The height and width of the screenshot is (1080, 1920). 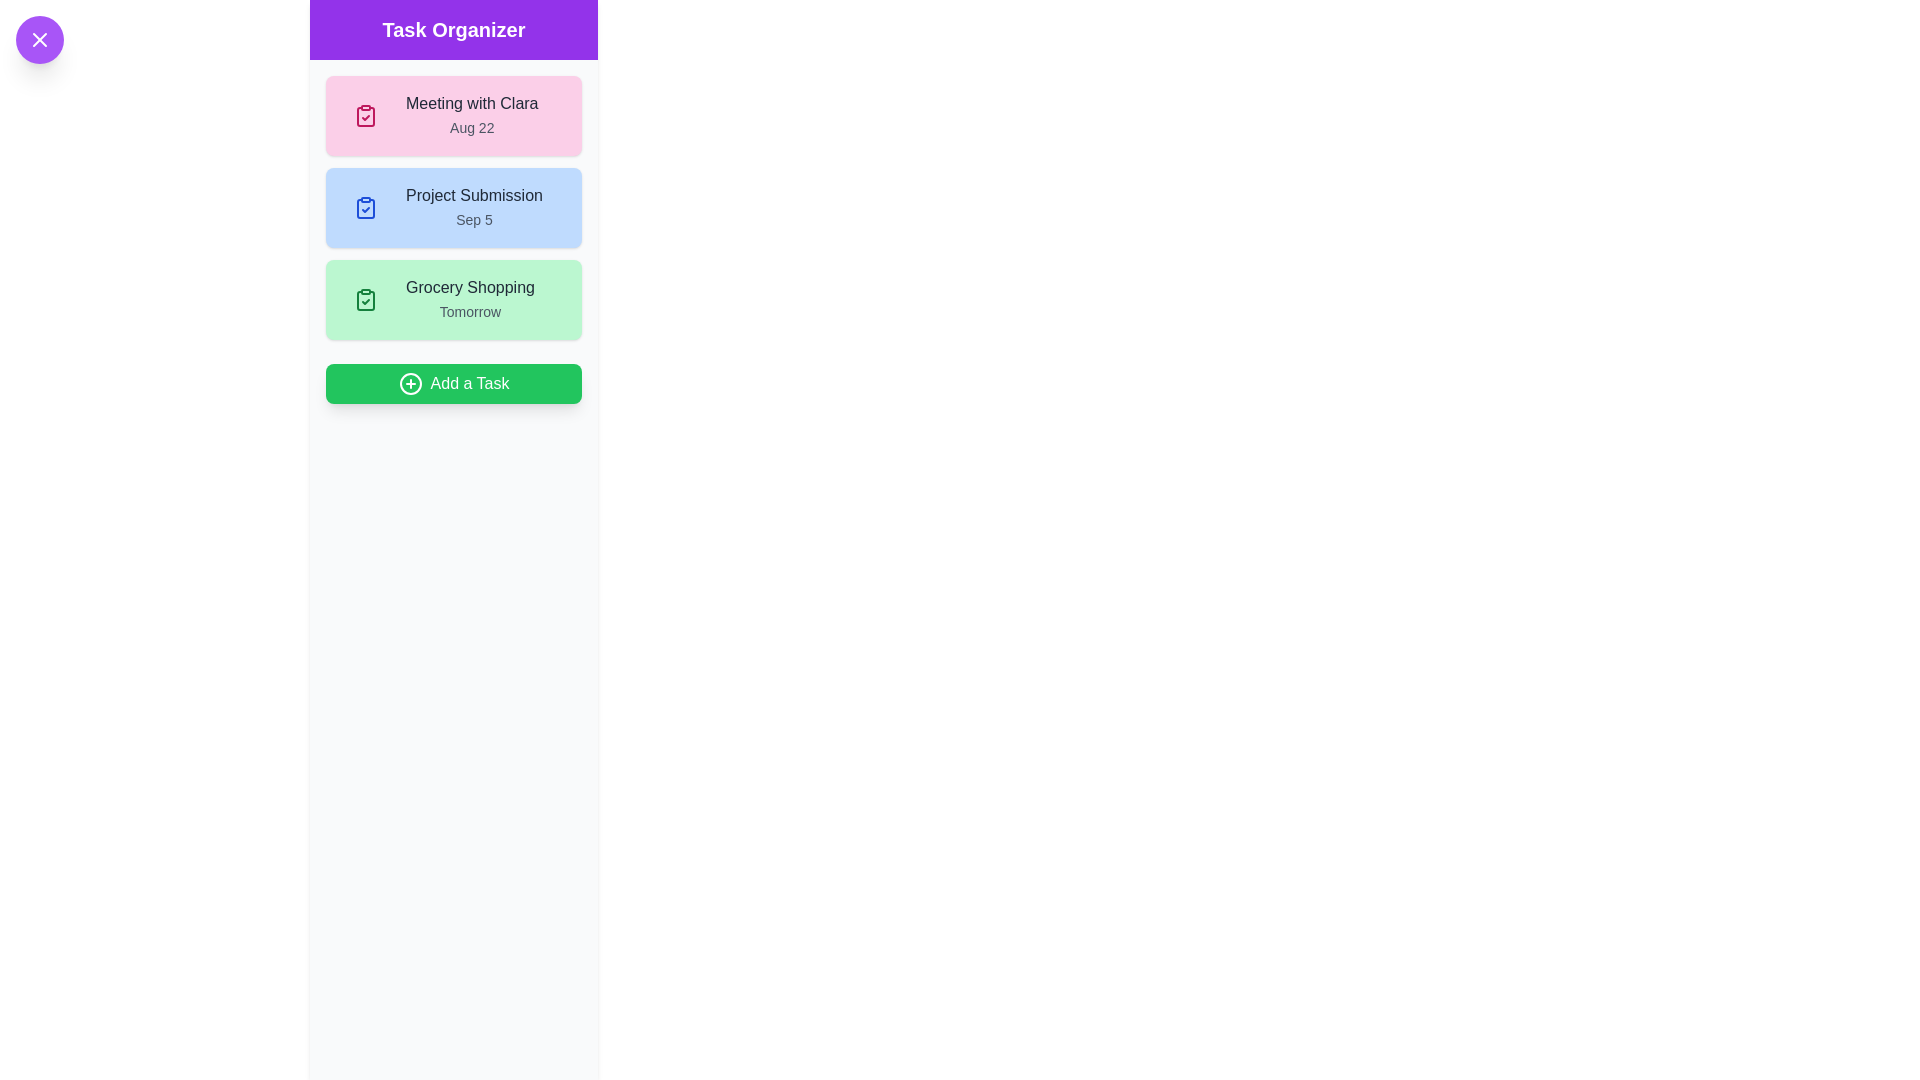 What do you see at coordinates (453, 115) in the screenshot?
I see `the task Meeting with Clara from the list` at bounding box center [453, 115].